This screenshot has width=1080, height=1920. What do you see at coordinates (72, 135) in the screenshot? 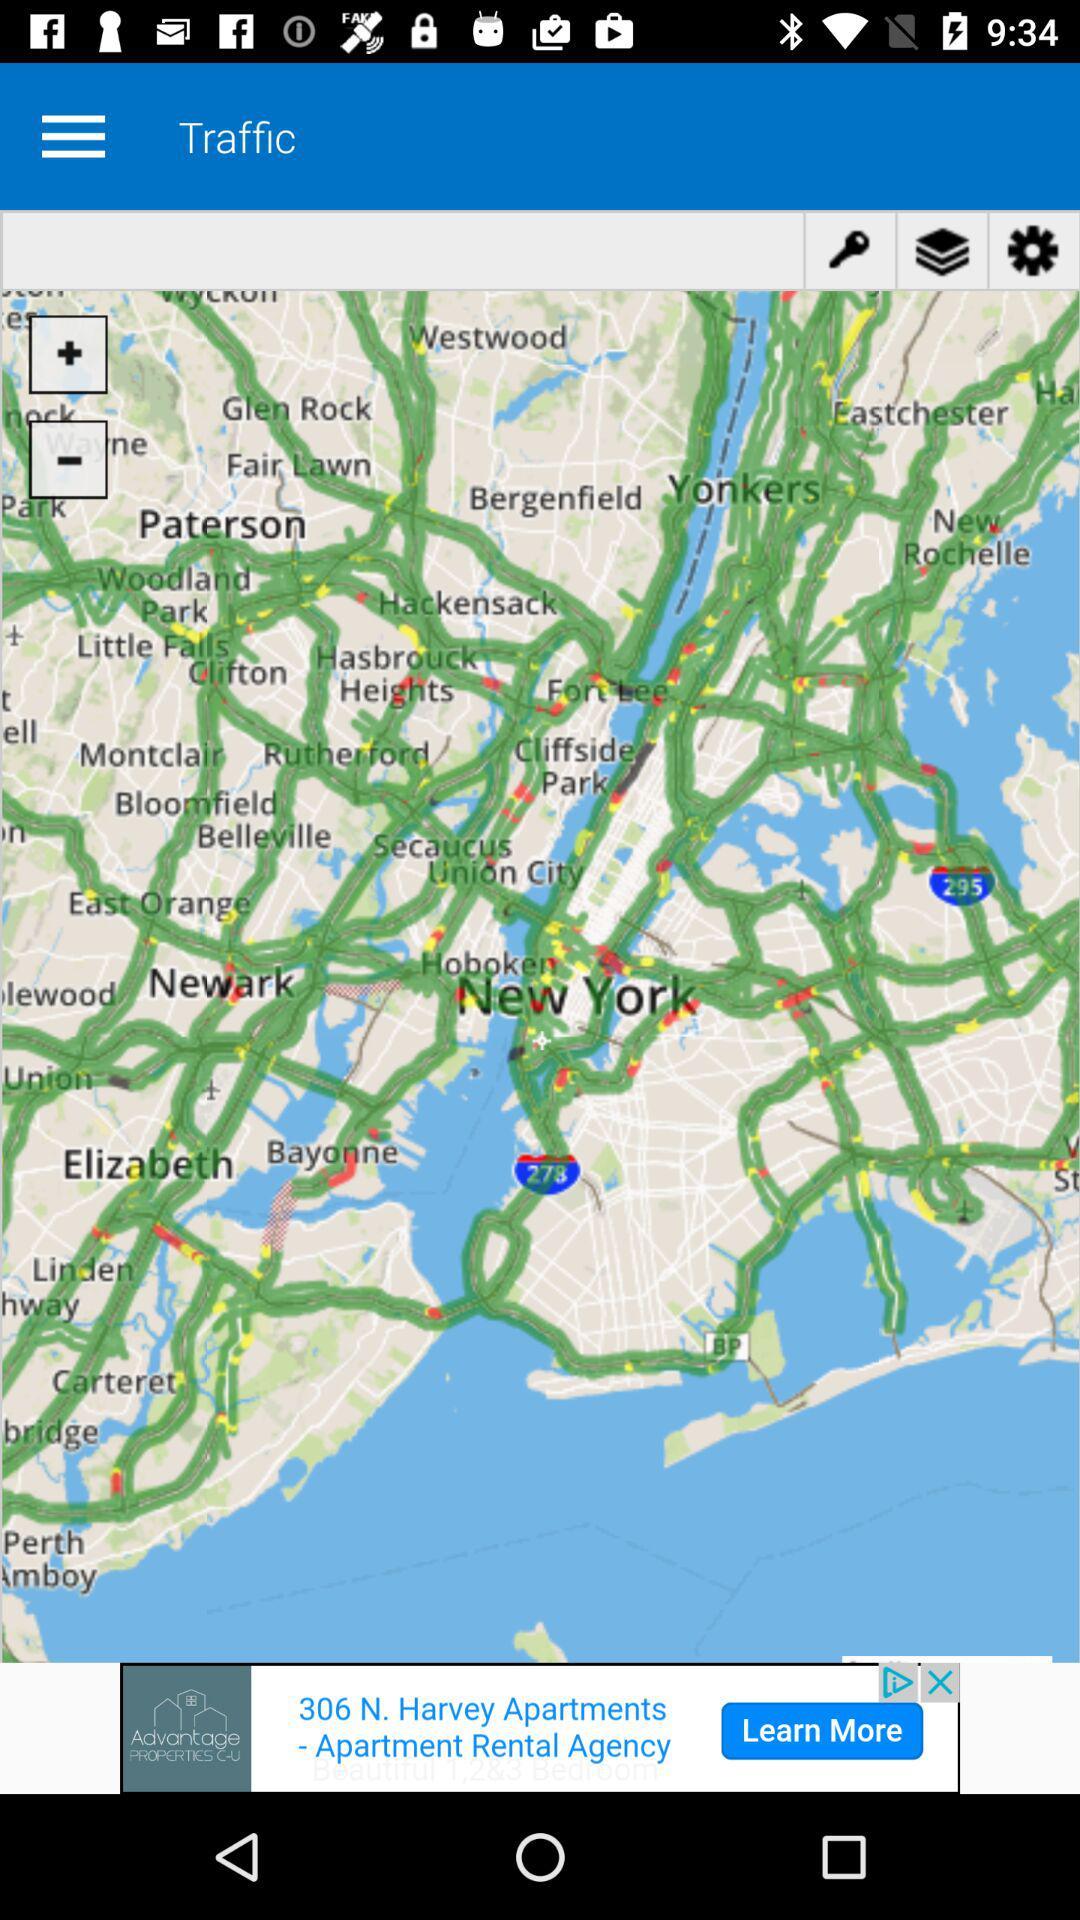
I see `click the menu button` at bounding box center [72, 135].